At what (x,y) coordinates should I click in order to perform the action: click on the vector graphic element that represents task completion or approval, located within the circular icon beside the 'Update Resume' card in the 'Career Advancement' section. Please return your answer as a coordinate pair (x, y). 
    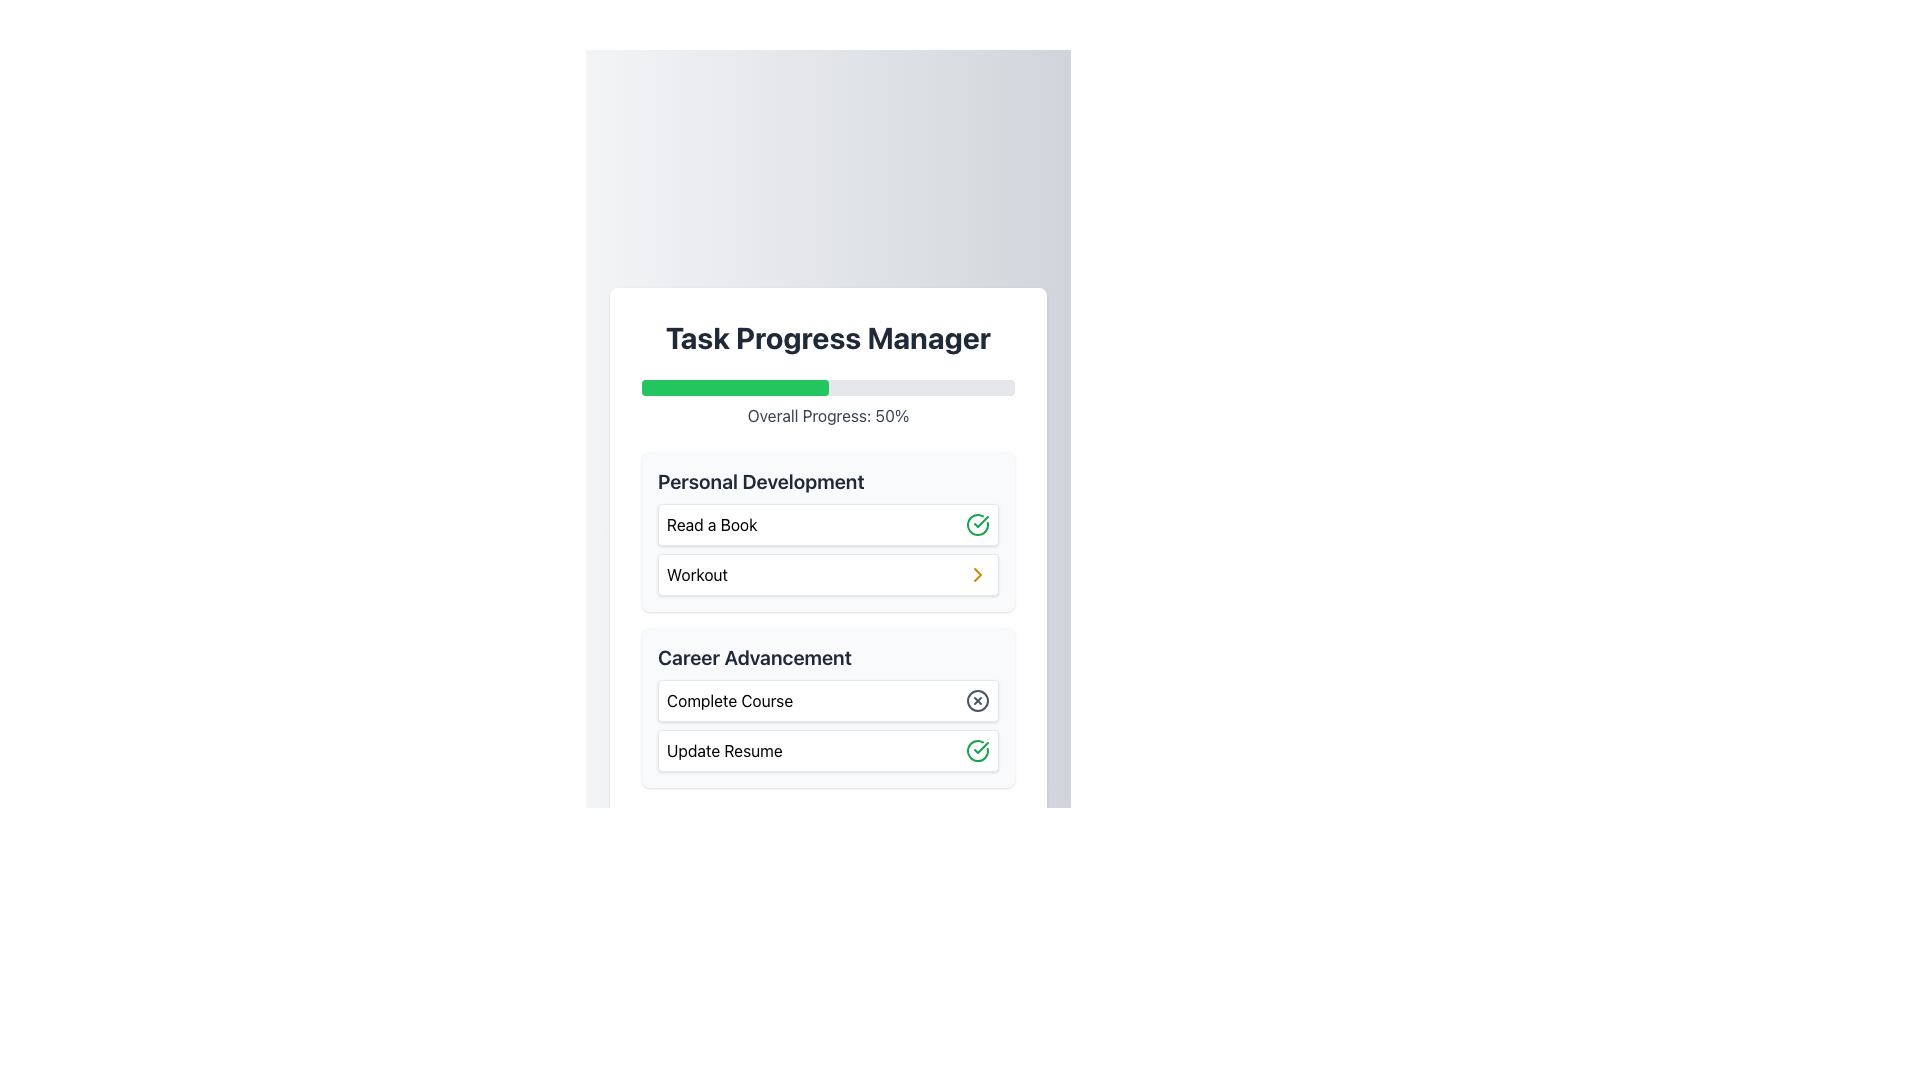
    Looking at the image, I should click on (978, 523).